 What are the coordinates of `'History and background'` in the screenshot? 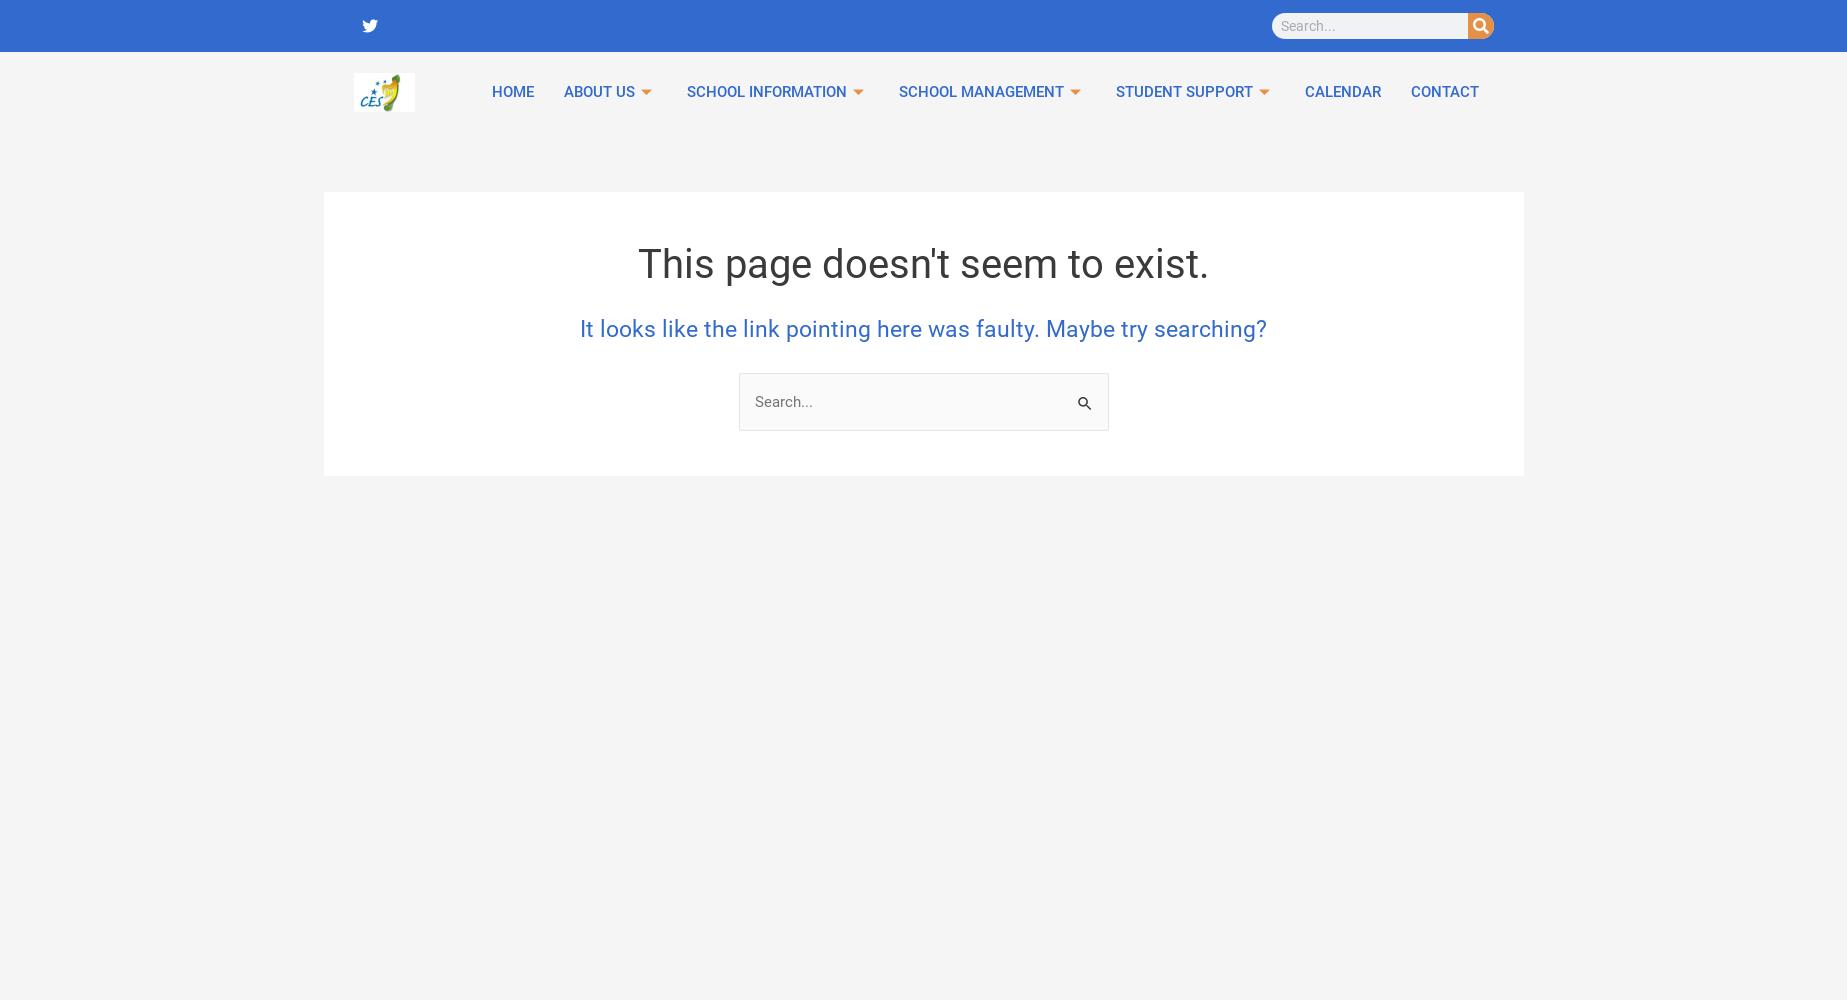 It's located at (1037, 218).